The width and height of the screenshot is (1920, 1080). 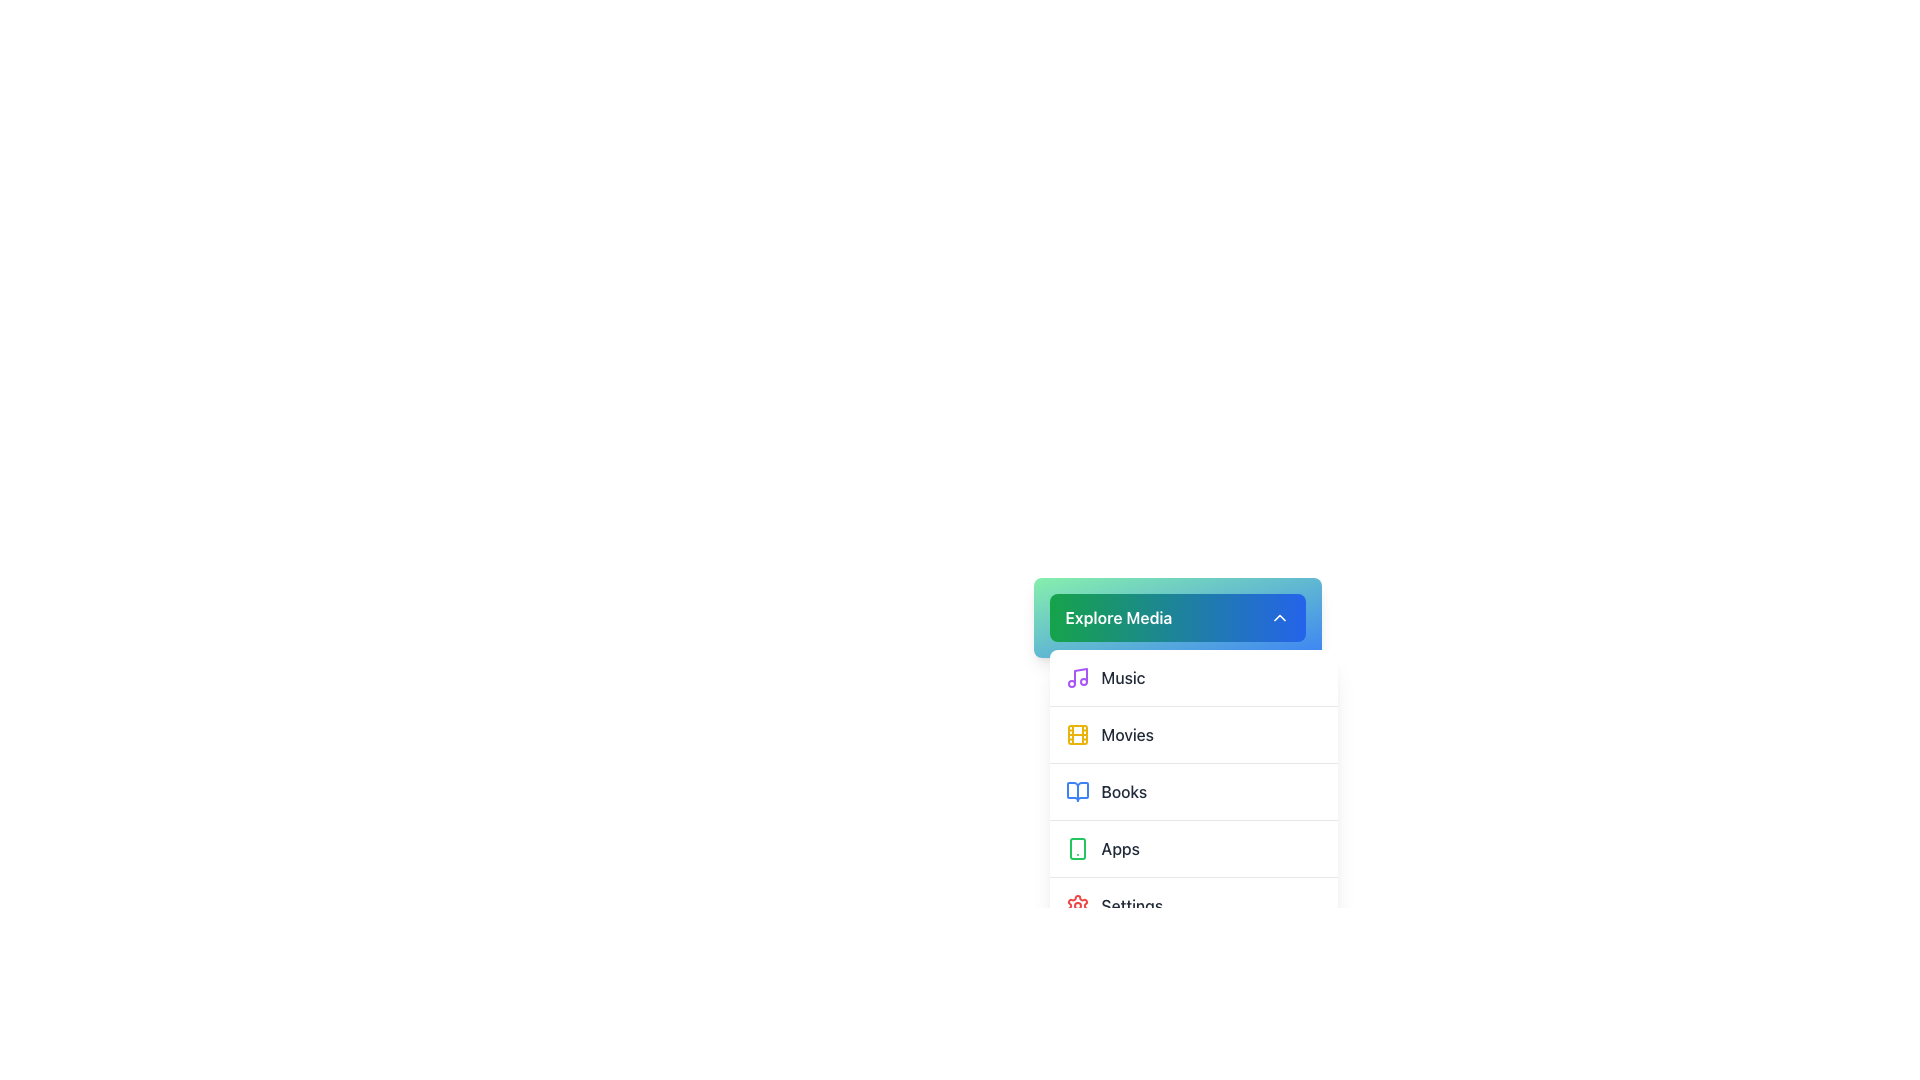 What do you see at coordinates (1076, 848) in the screenshot?
I see `the green smartphone icon located to the left of the 'Apps' text label in the dropdown list under the 'Explore Media' header` at bounding box center [1076, 848].